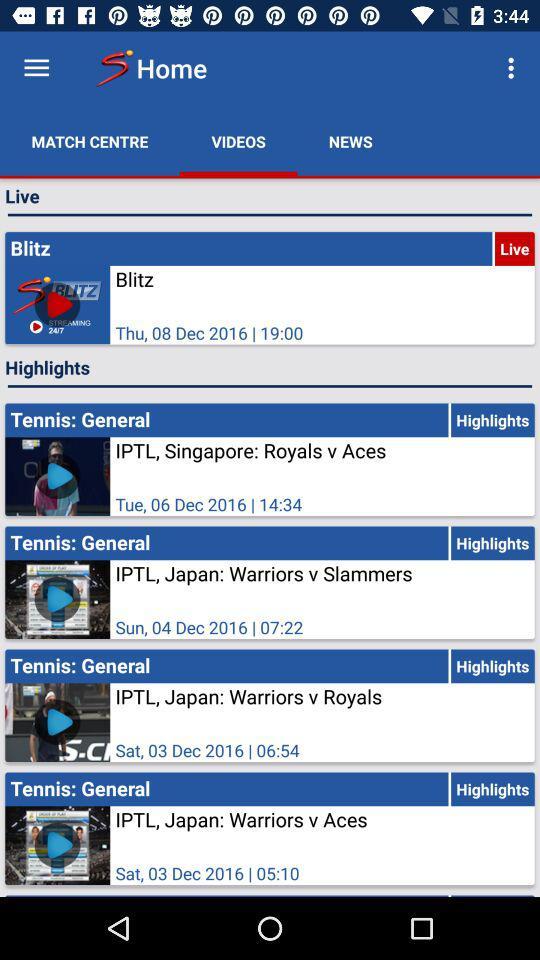 This screenshot has width=540, height=960. What do you see at coordinates (36, 68) in the screenshot?
I see `see menu` at bounding box center [36, 68].